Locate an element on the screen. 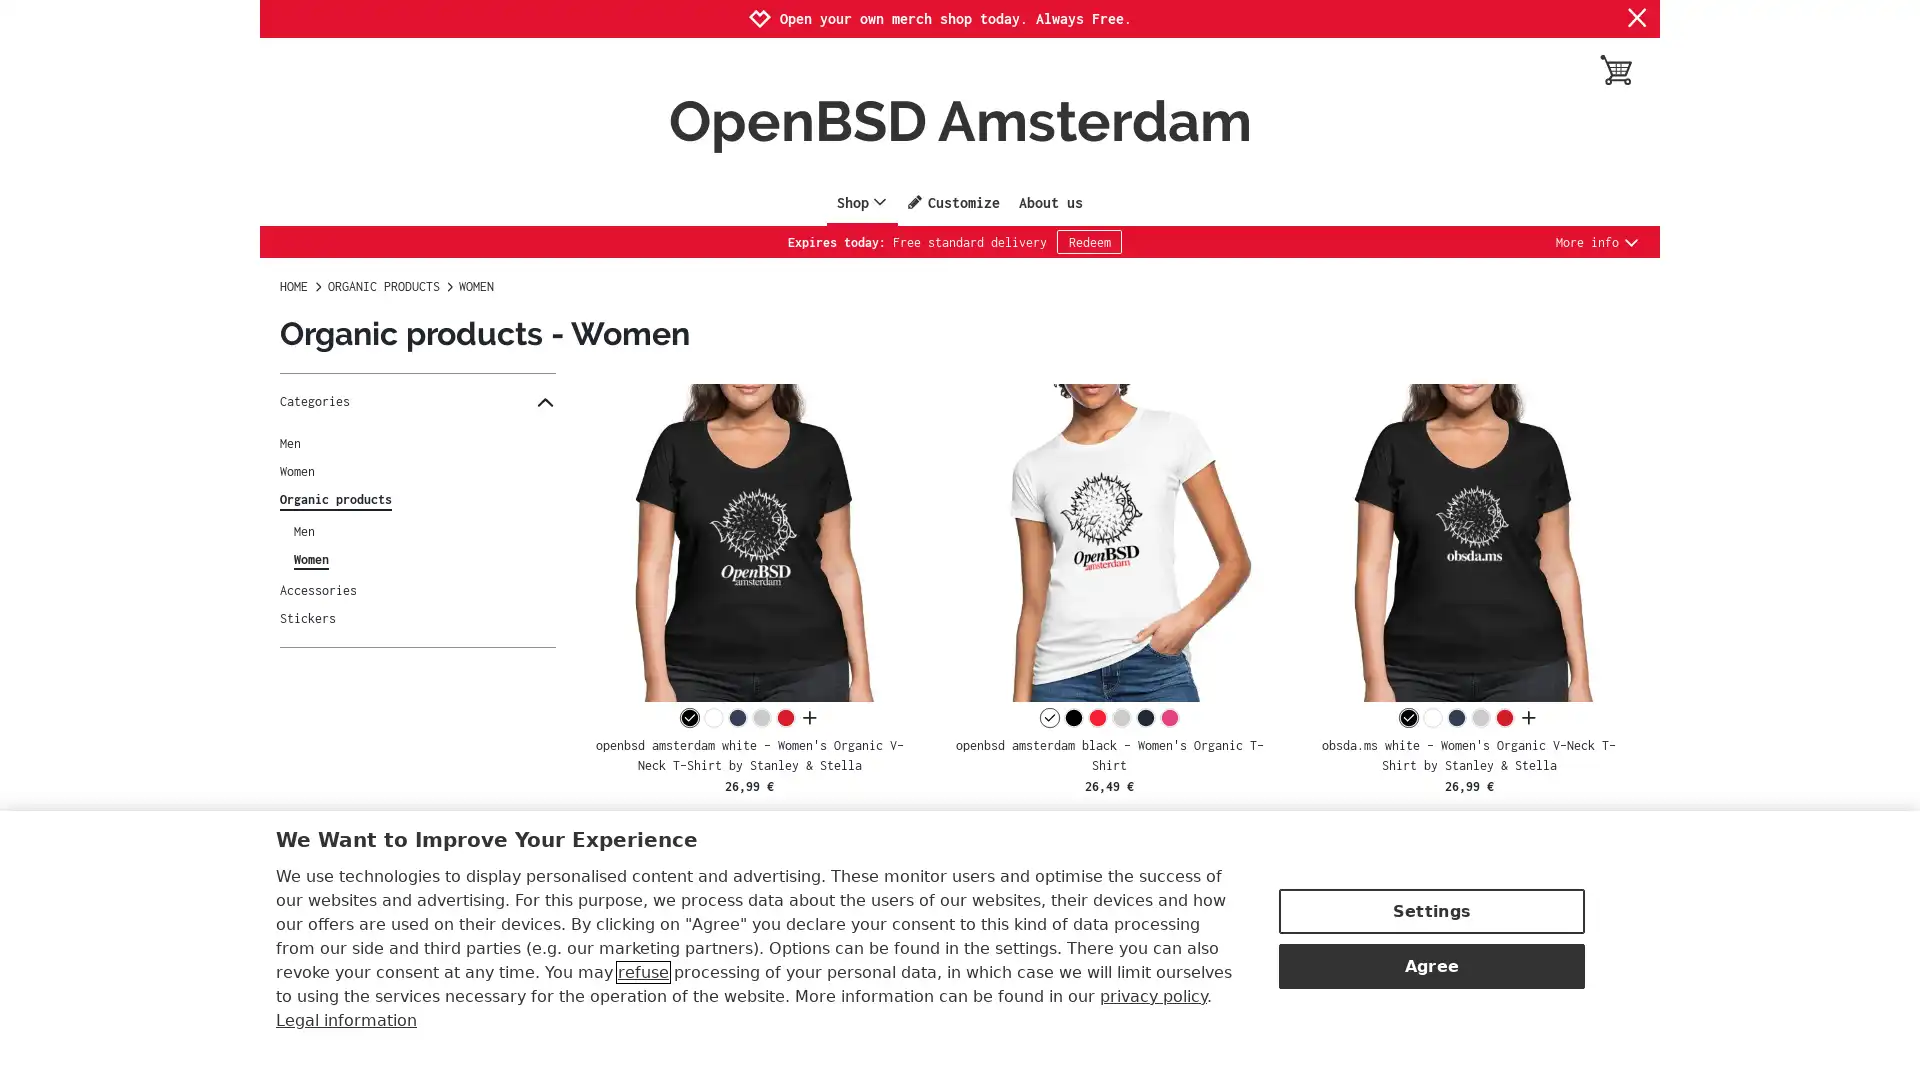 The width and height of the screenshot is (1920, 1080). white is located at coordinates (1432, 717).